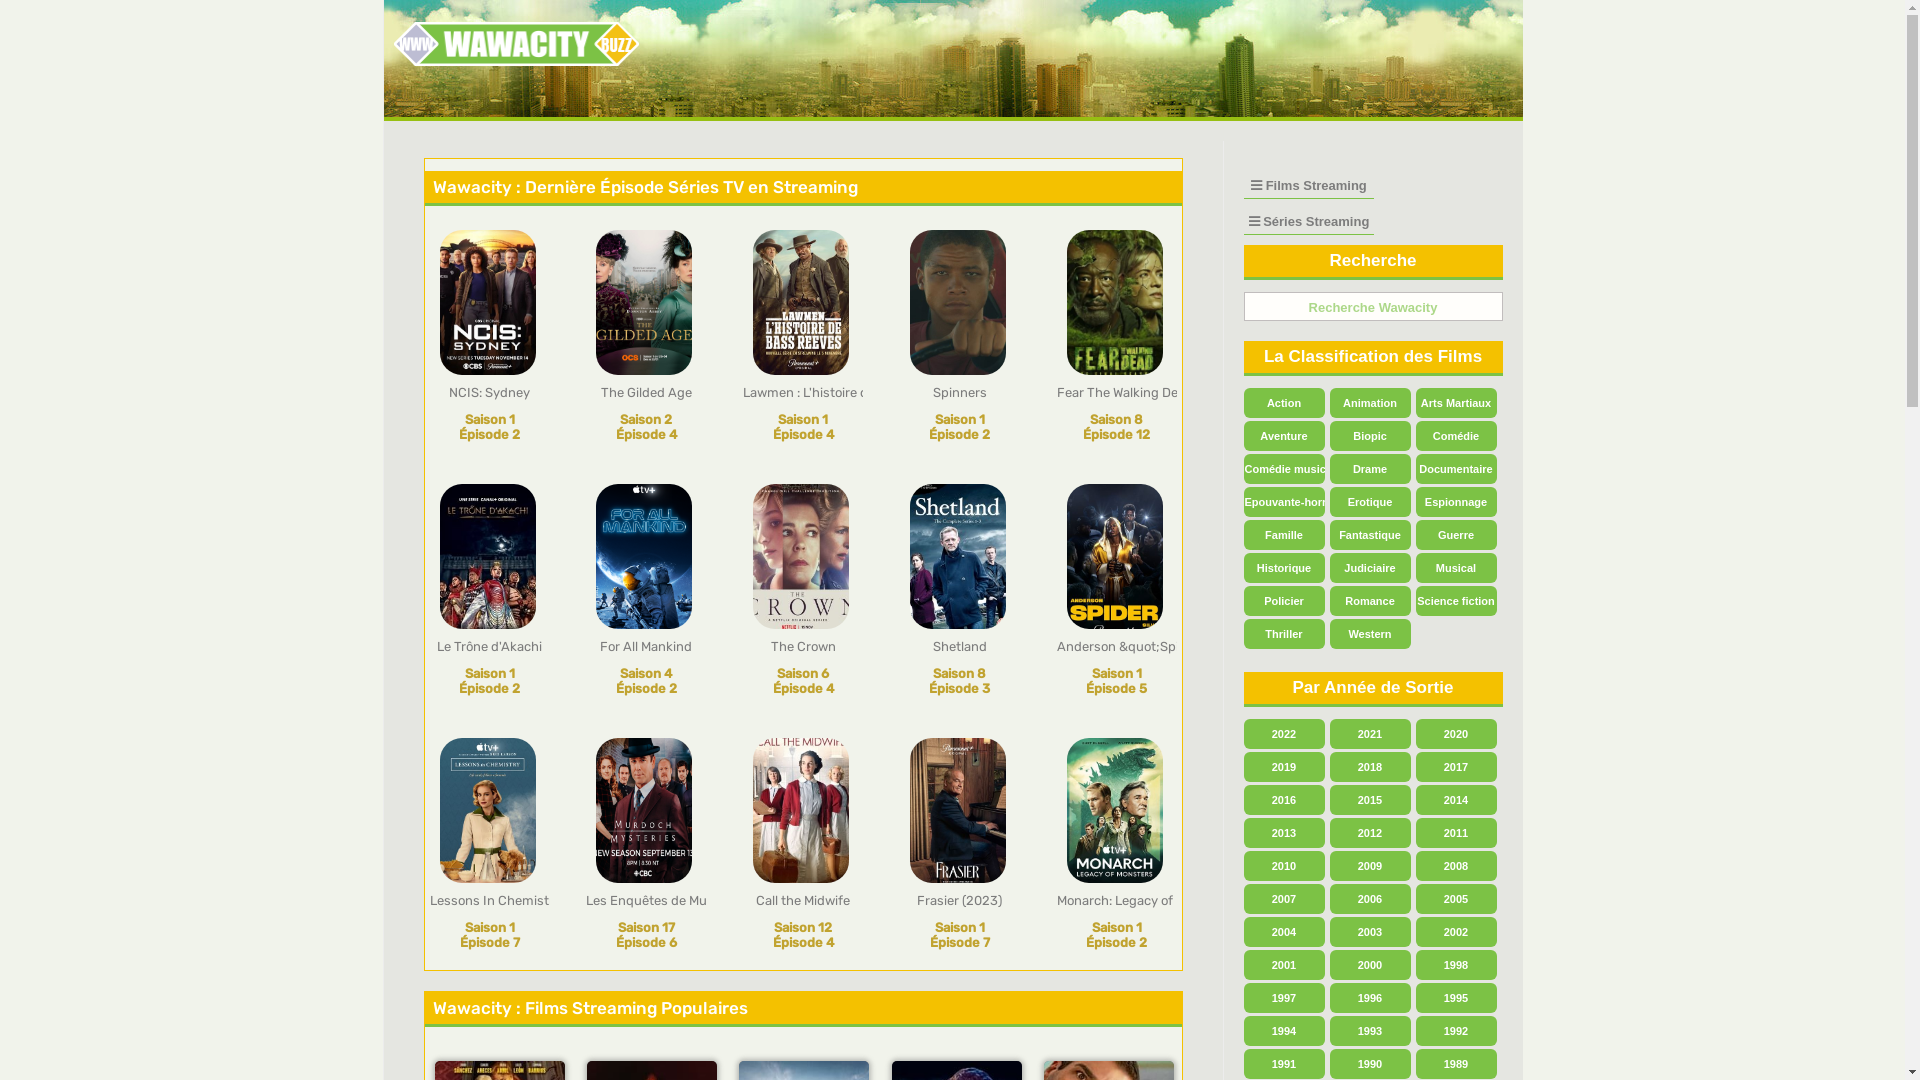 The image size is (1920, 1080). I want to click on '2012', so click(1369, 833).